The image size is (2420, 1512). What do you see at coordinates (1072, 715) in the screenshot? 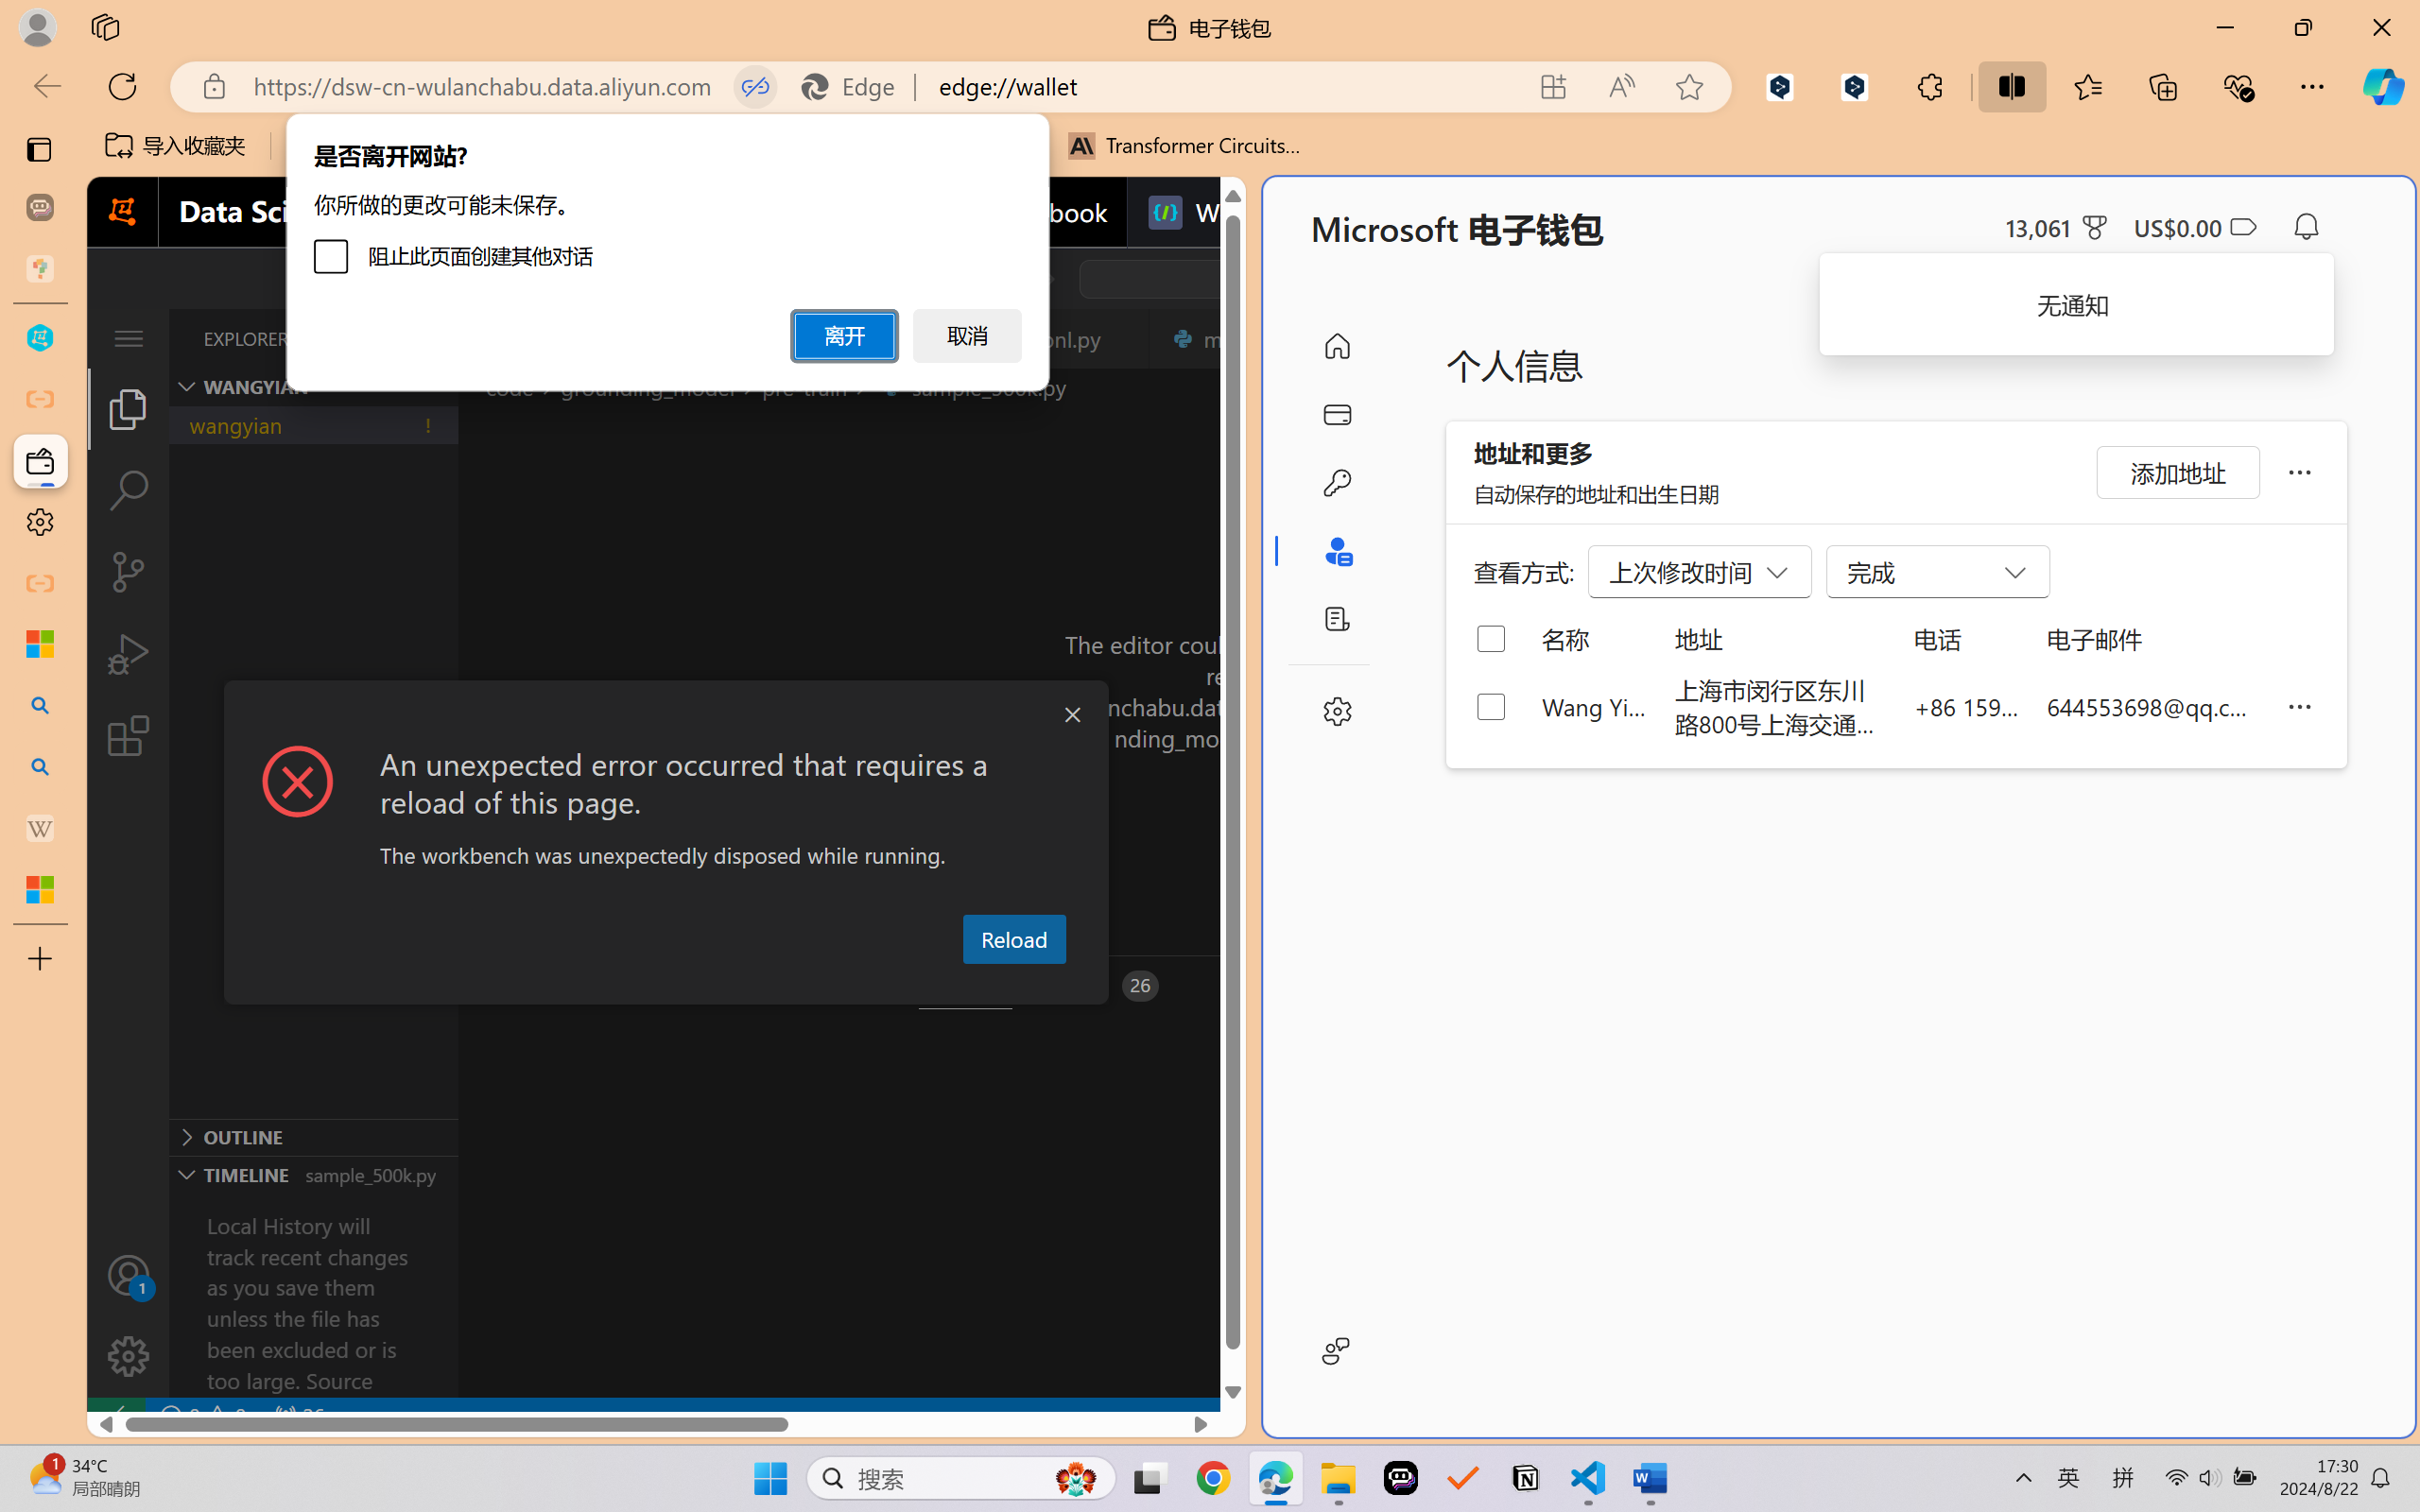
I see `'Close Dialog'` at bounding box center [1072, 715].